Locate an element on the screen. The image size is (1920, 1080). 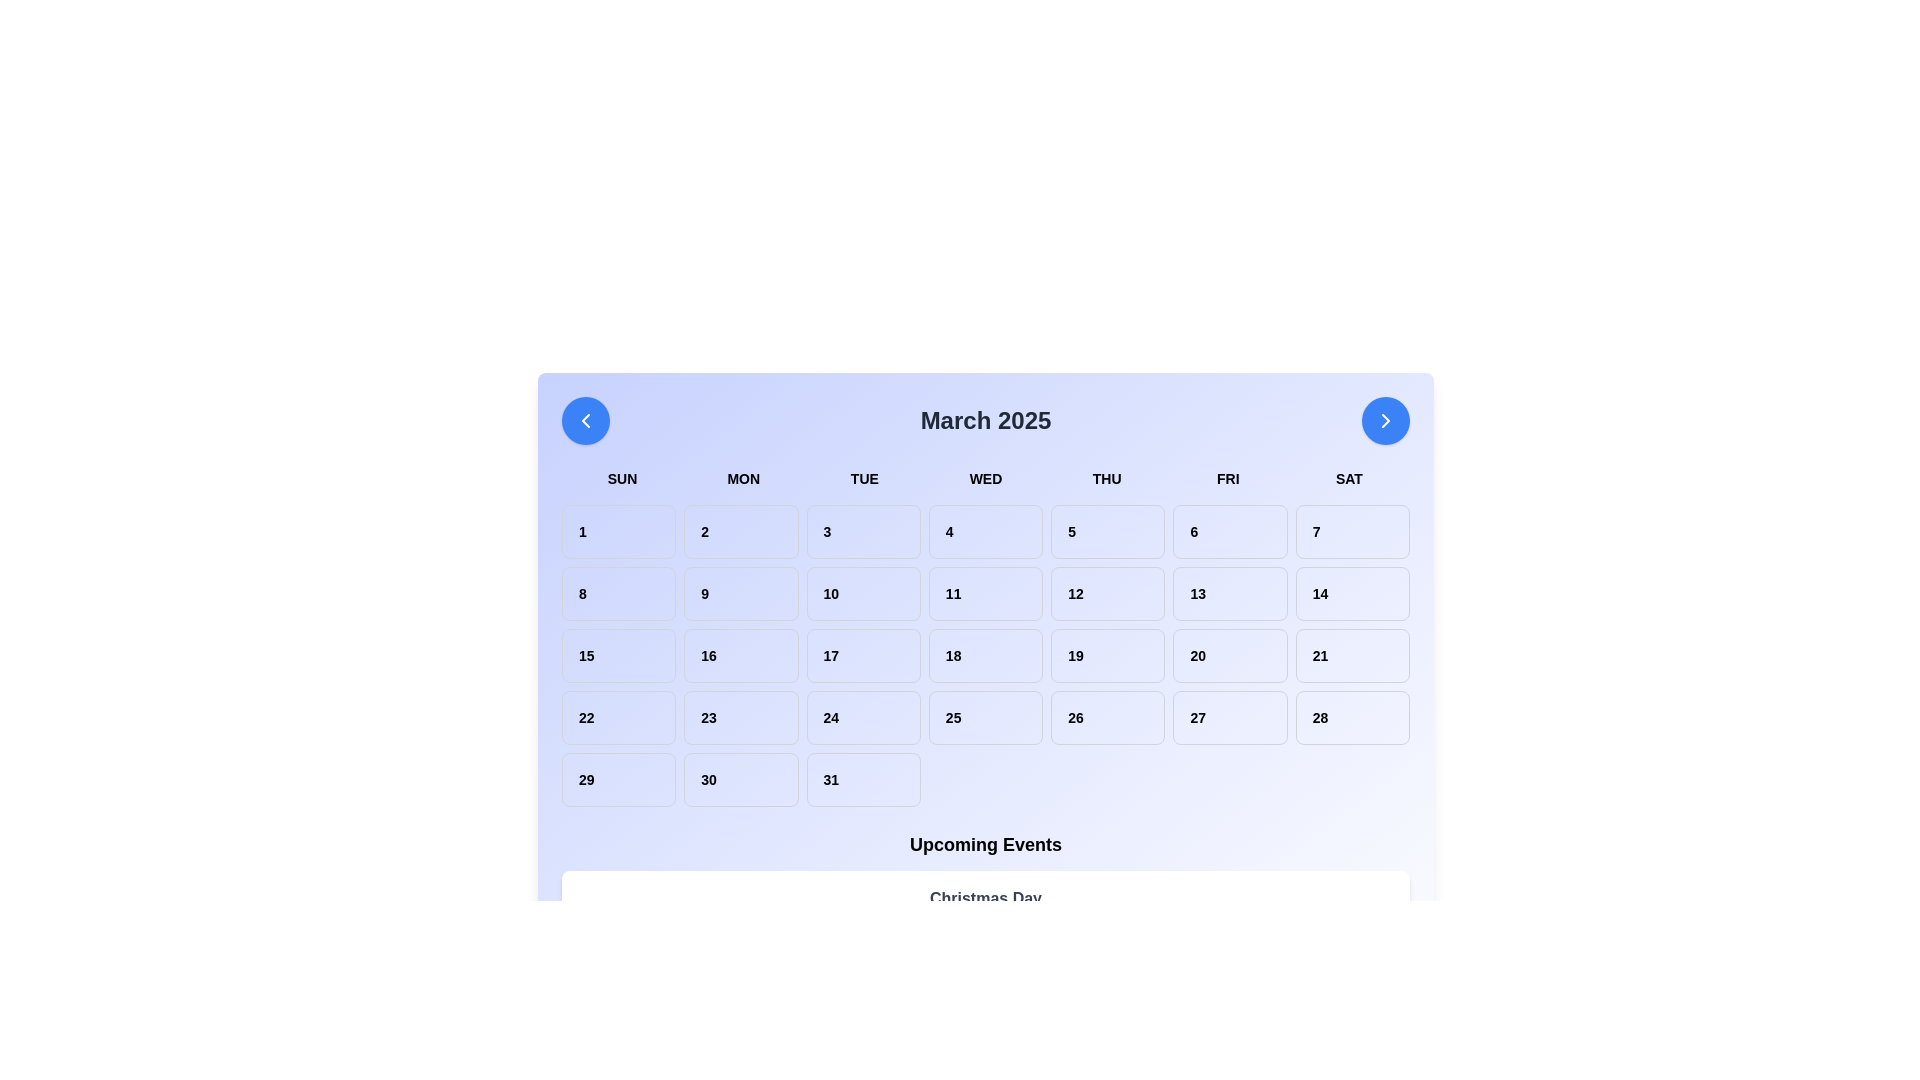
the text label displaying 'Christmas Day' that is styled in medium-sized bold gray font and is the first element in the upcoming events card is located at coordinates (985, 897).